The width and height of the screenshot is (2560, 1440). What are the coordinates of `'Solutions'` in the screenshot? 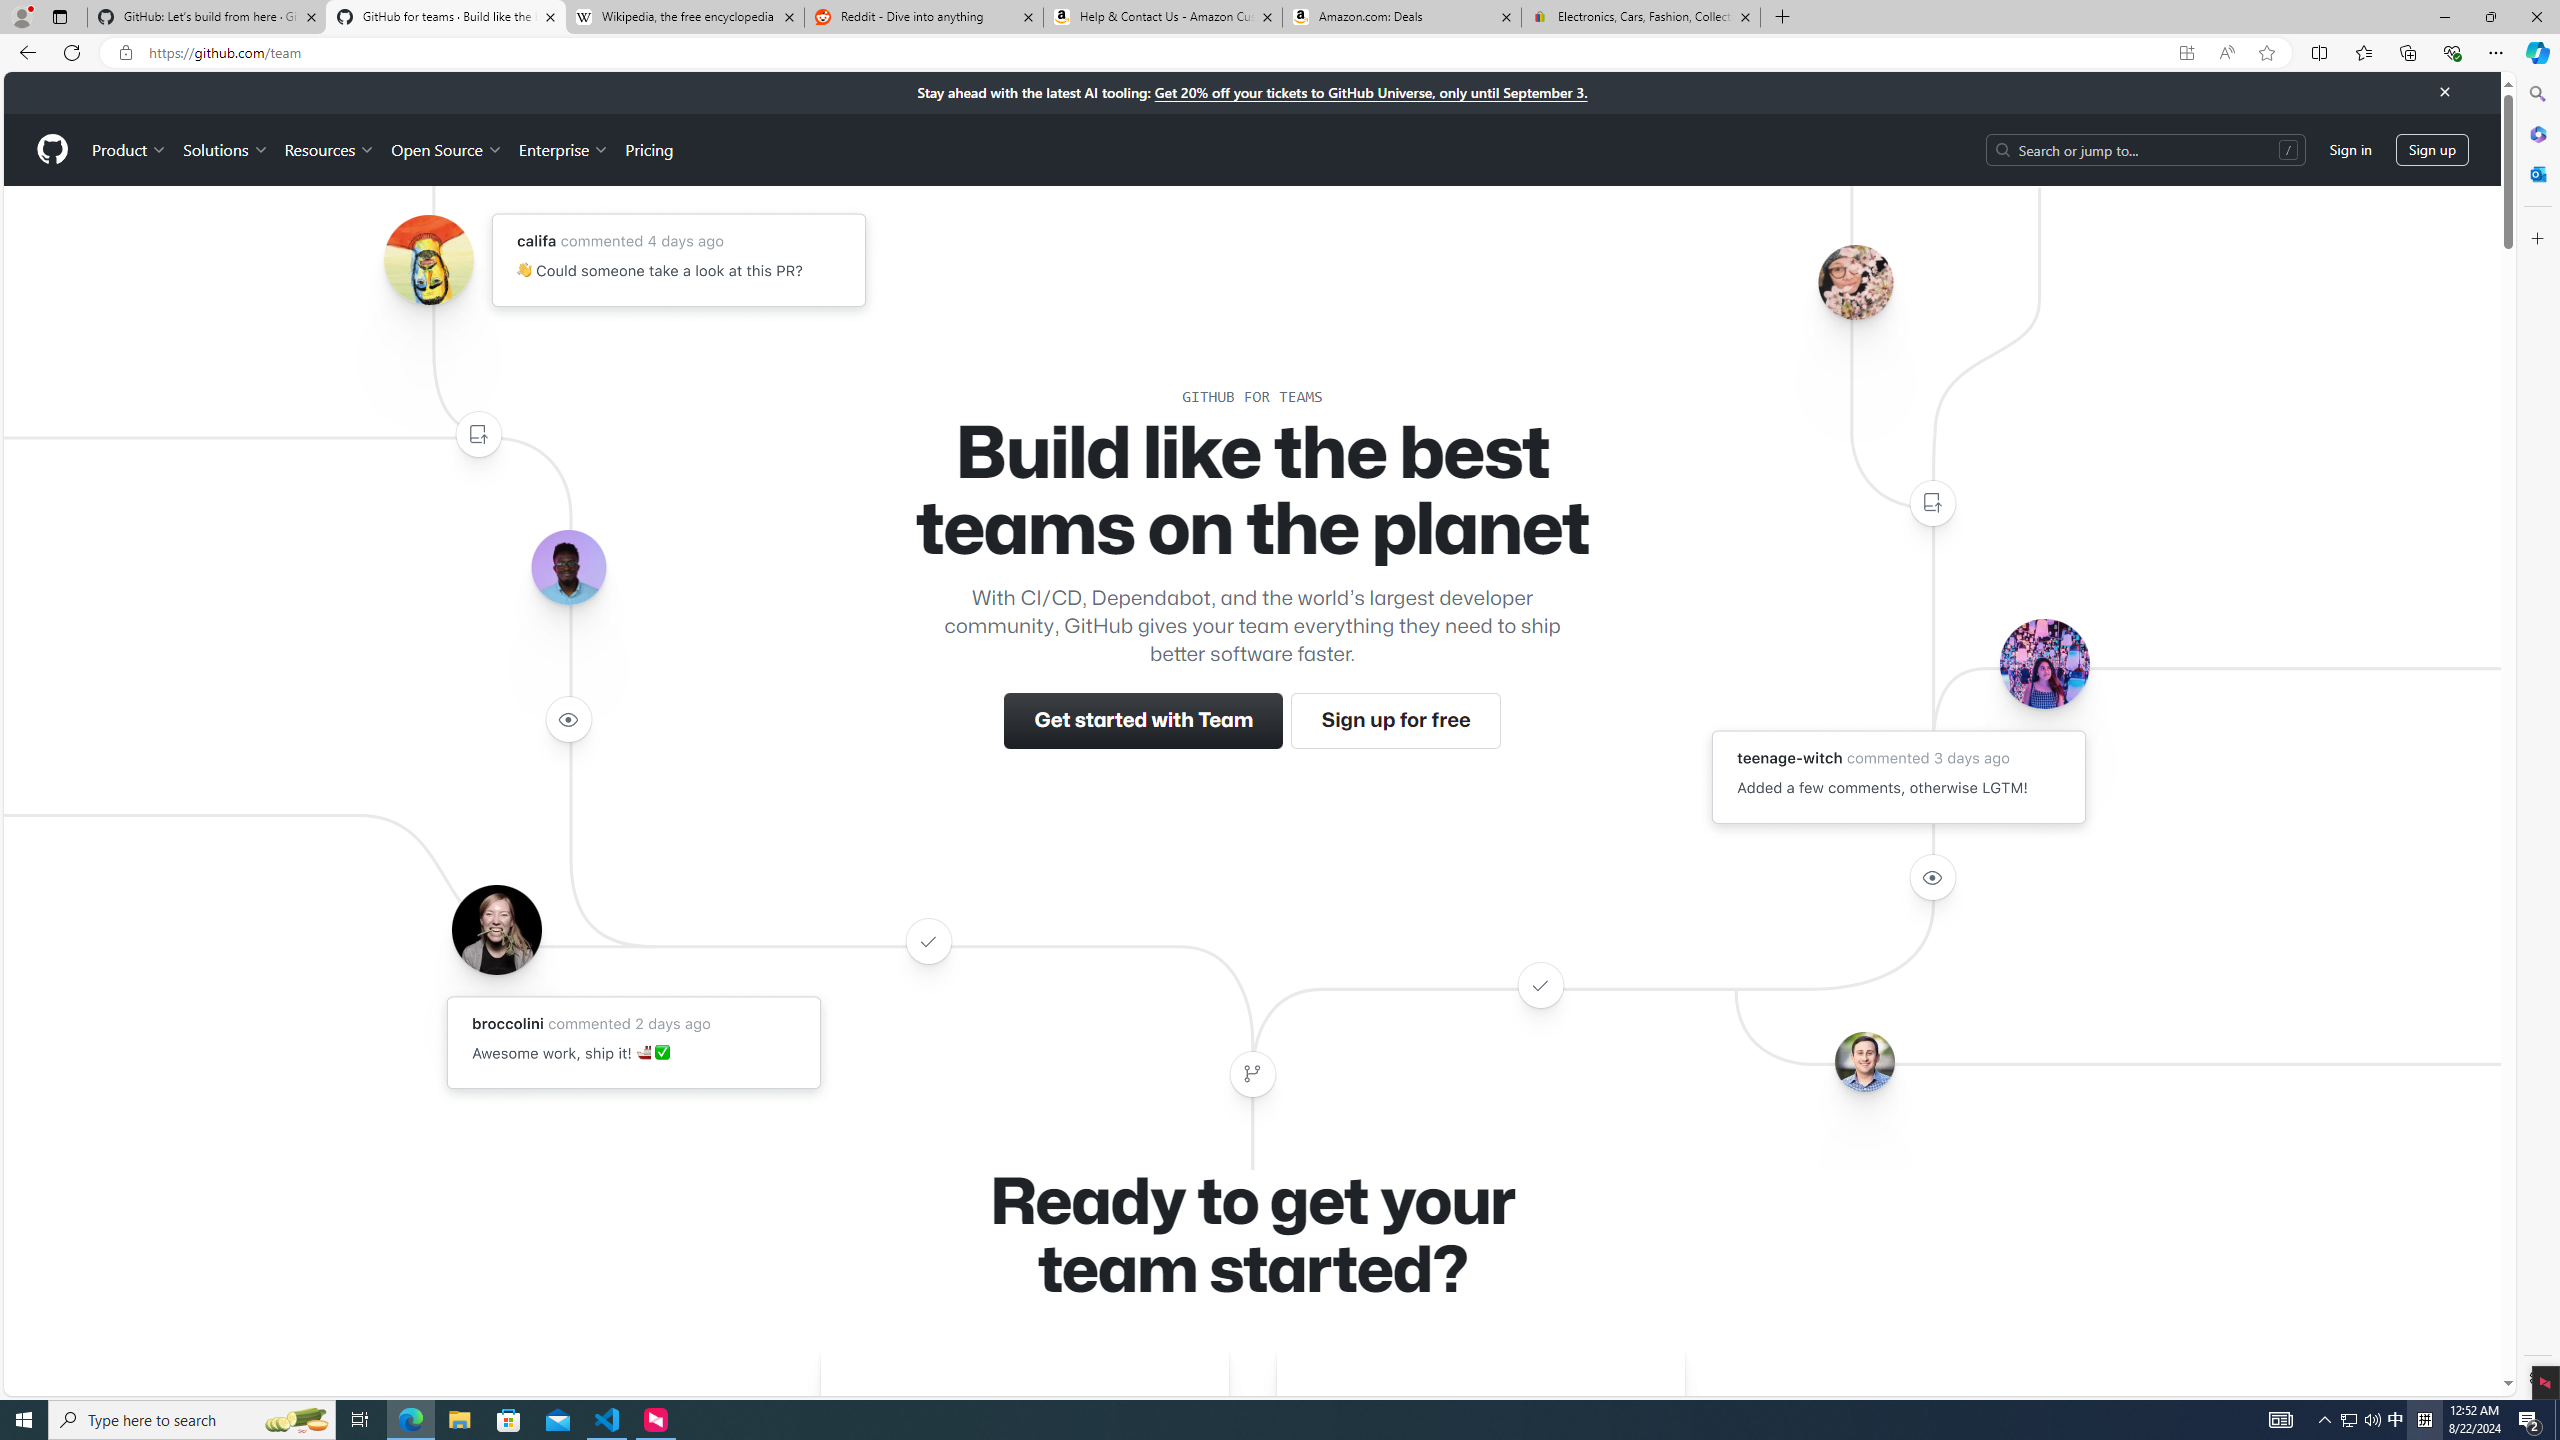 It's located at (224, 149).